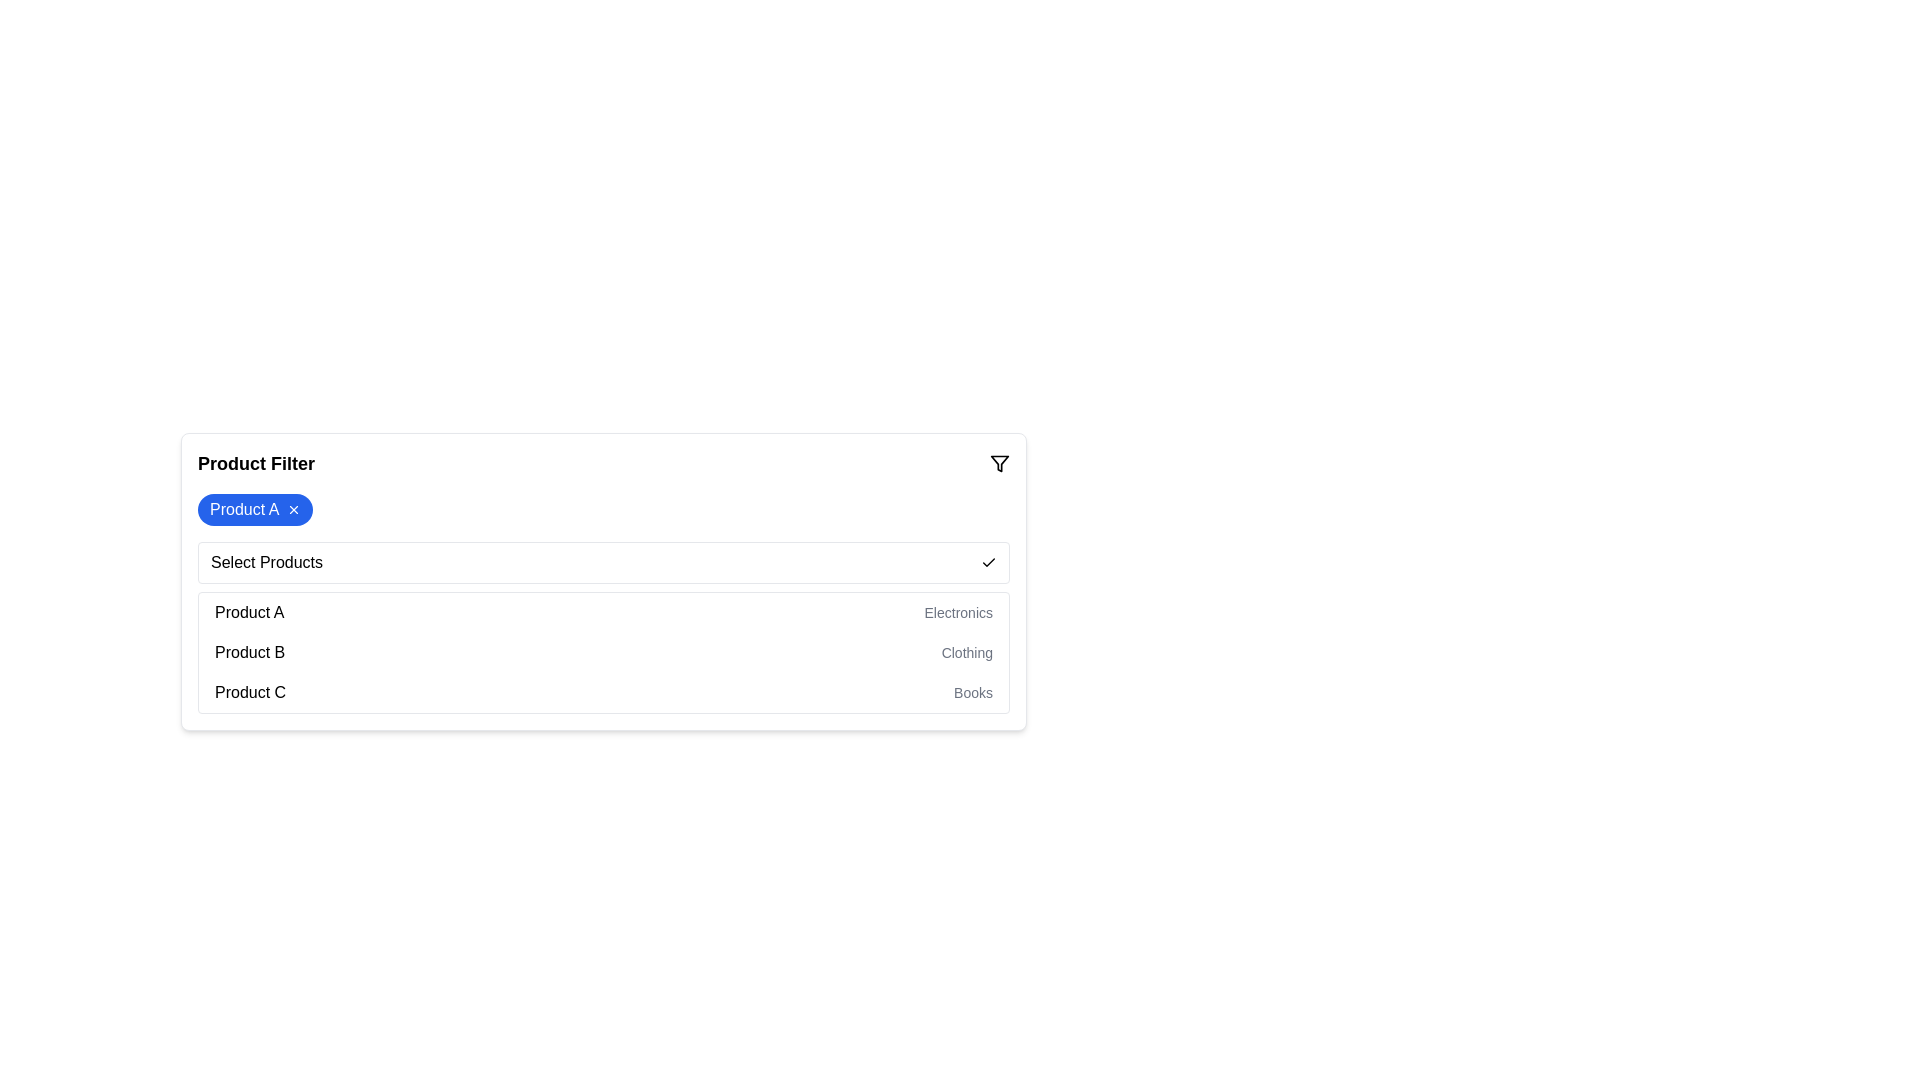 The height and width of the screenshot is (1080, 1920). I want to click on the selectable option 'Product C' within the dropdown list under the heading 'Select Products', so click(249, 692).